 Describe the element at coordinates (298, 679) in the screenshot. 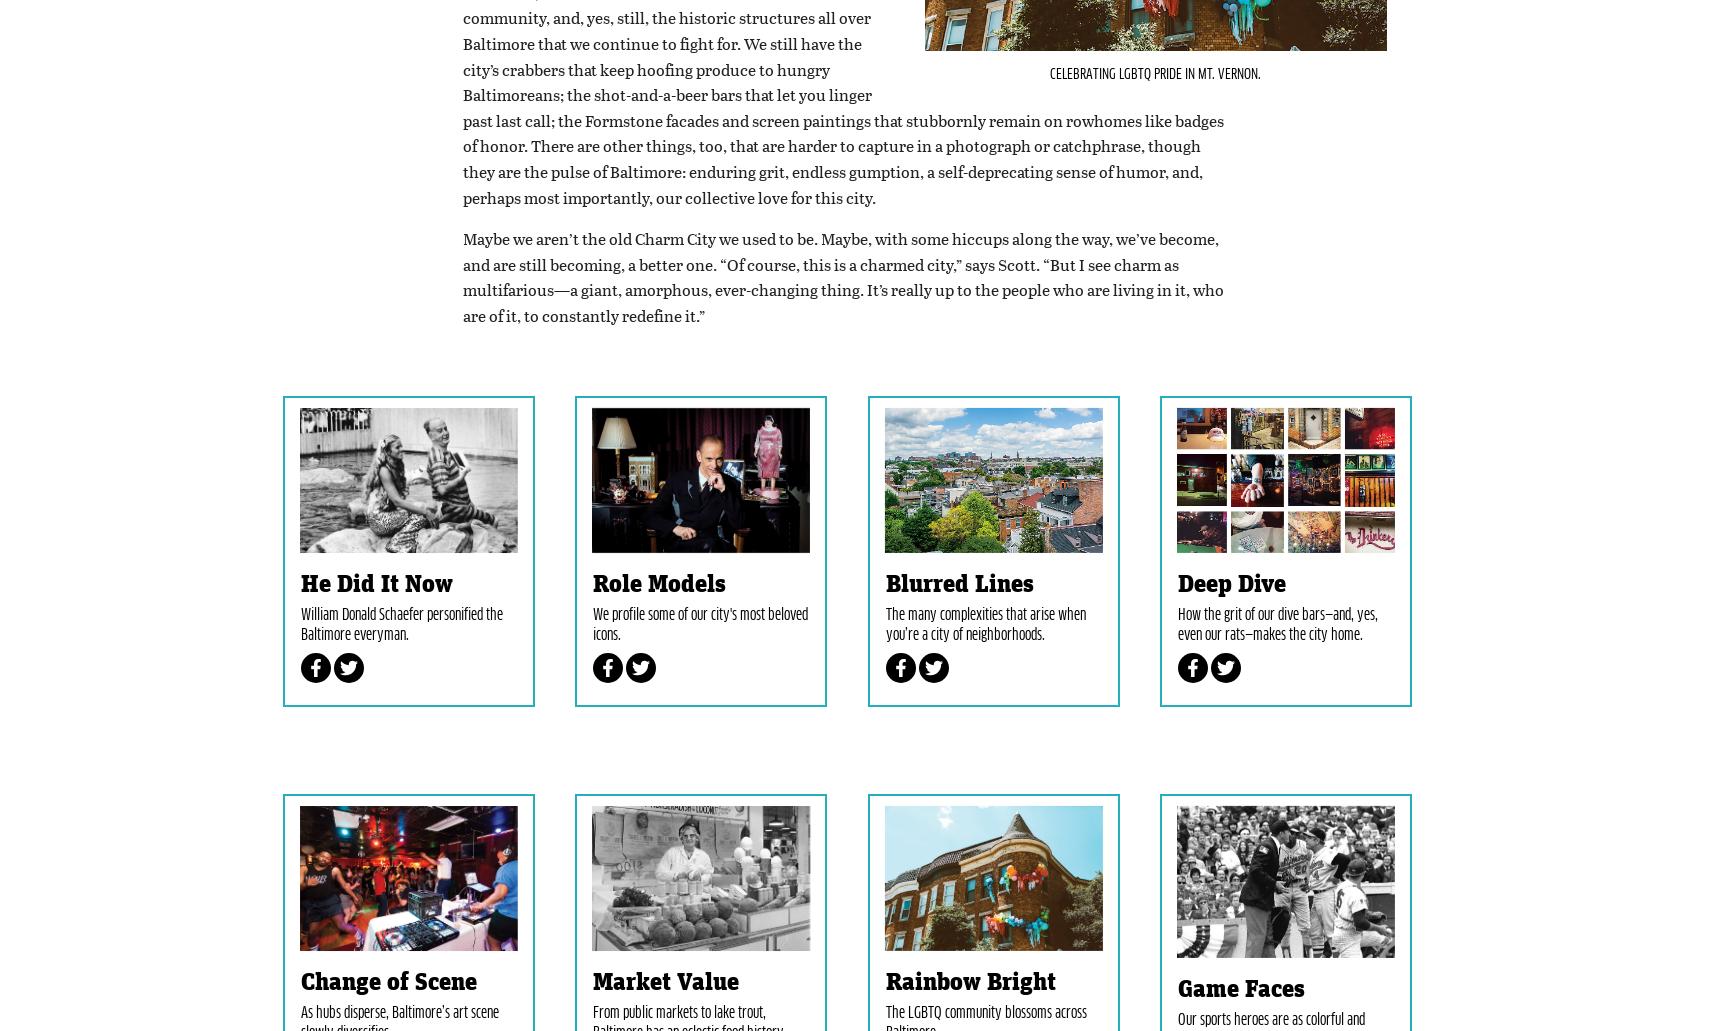

I see `'He Did It Now'` at that location.